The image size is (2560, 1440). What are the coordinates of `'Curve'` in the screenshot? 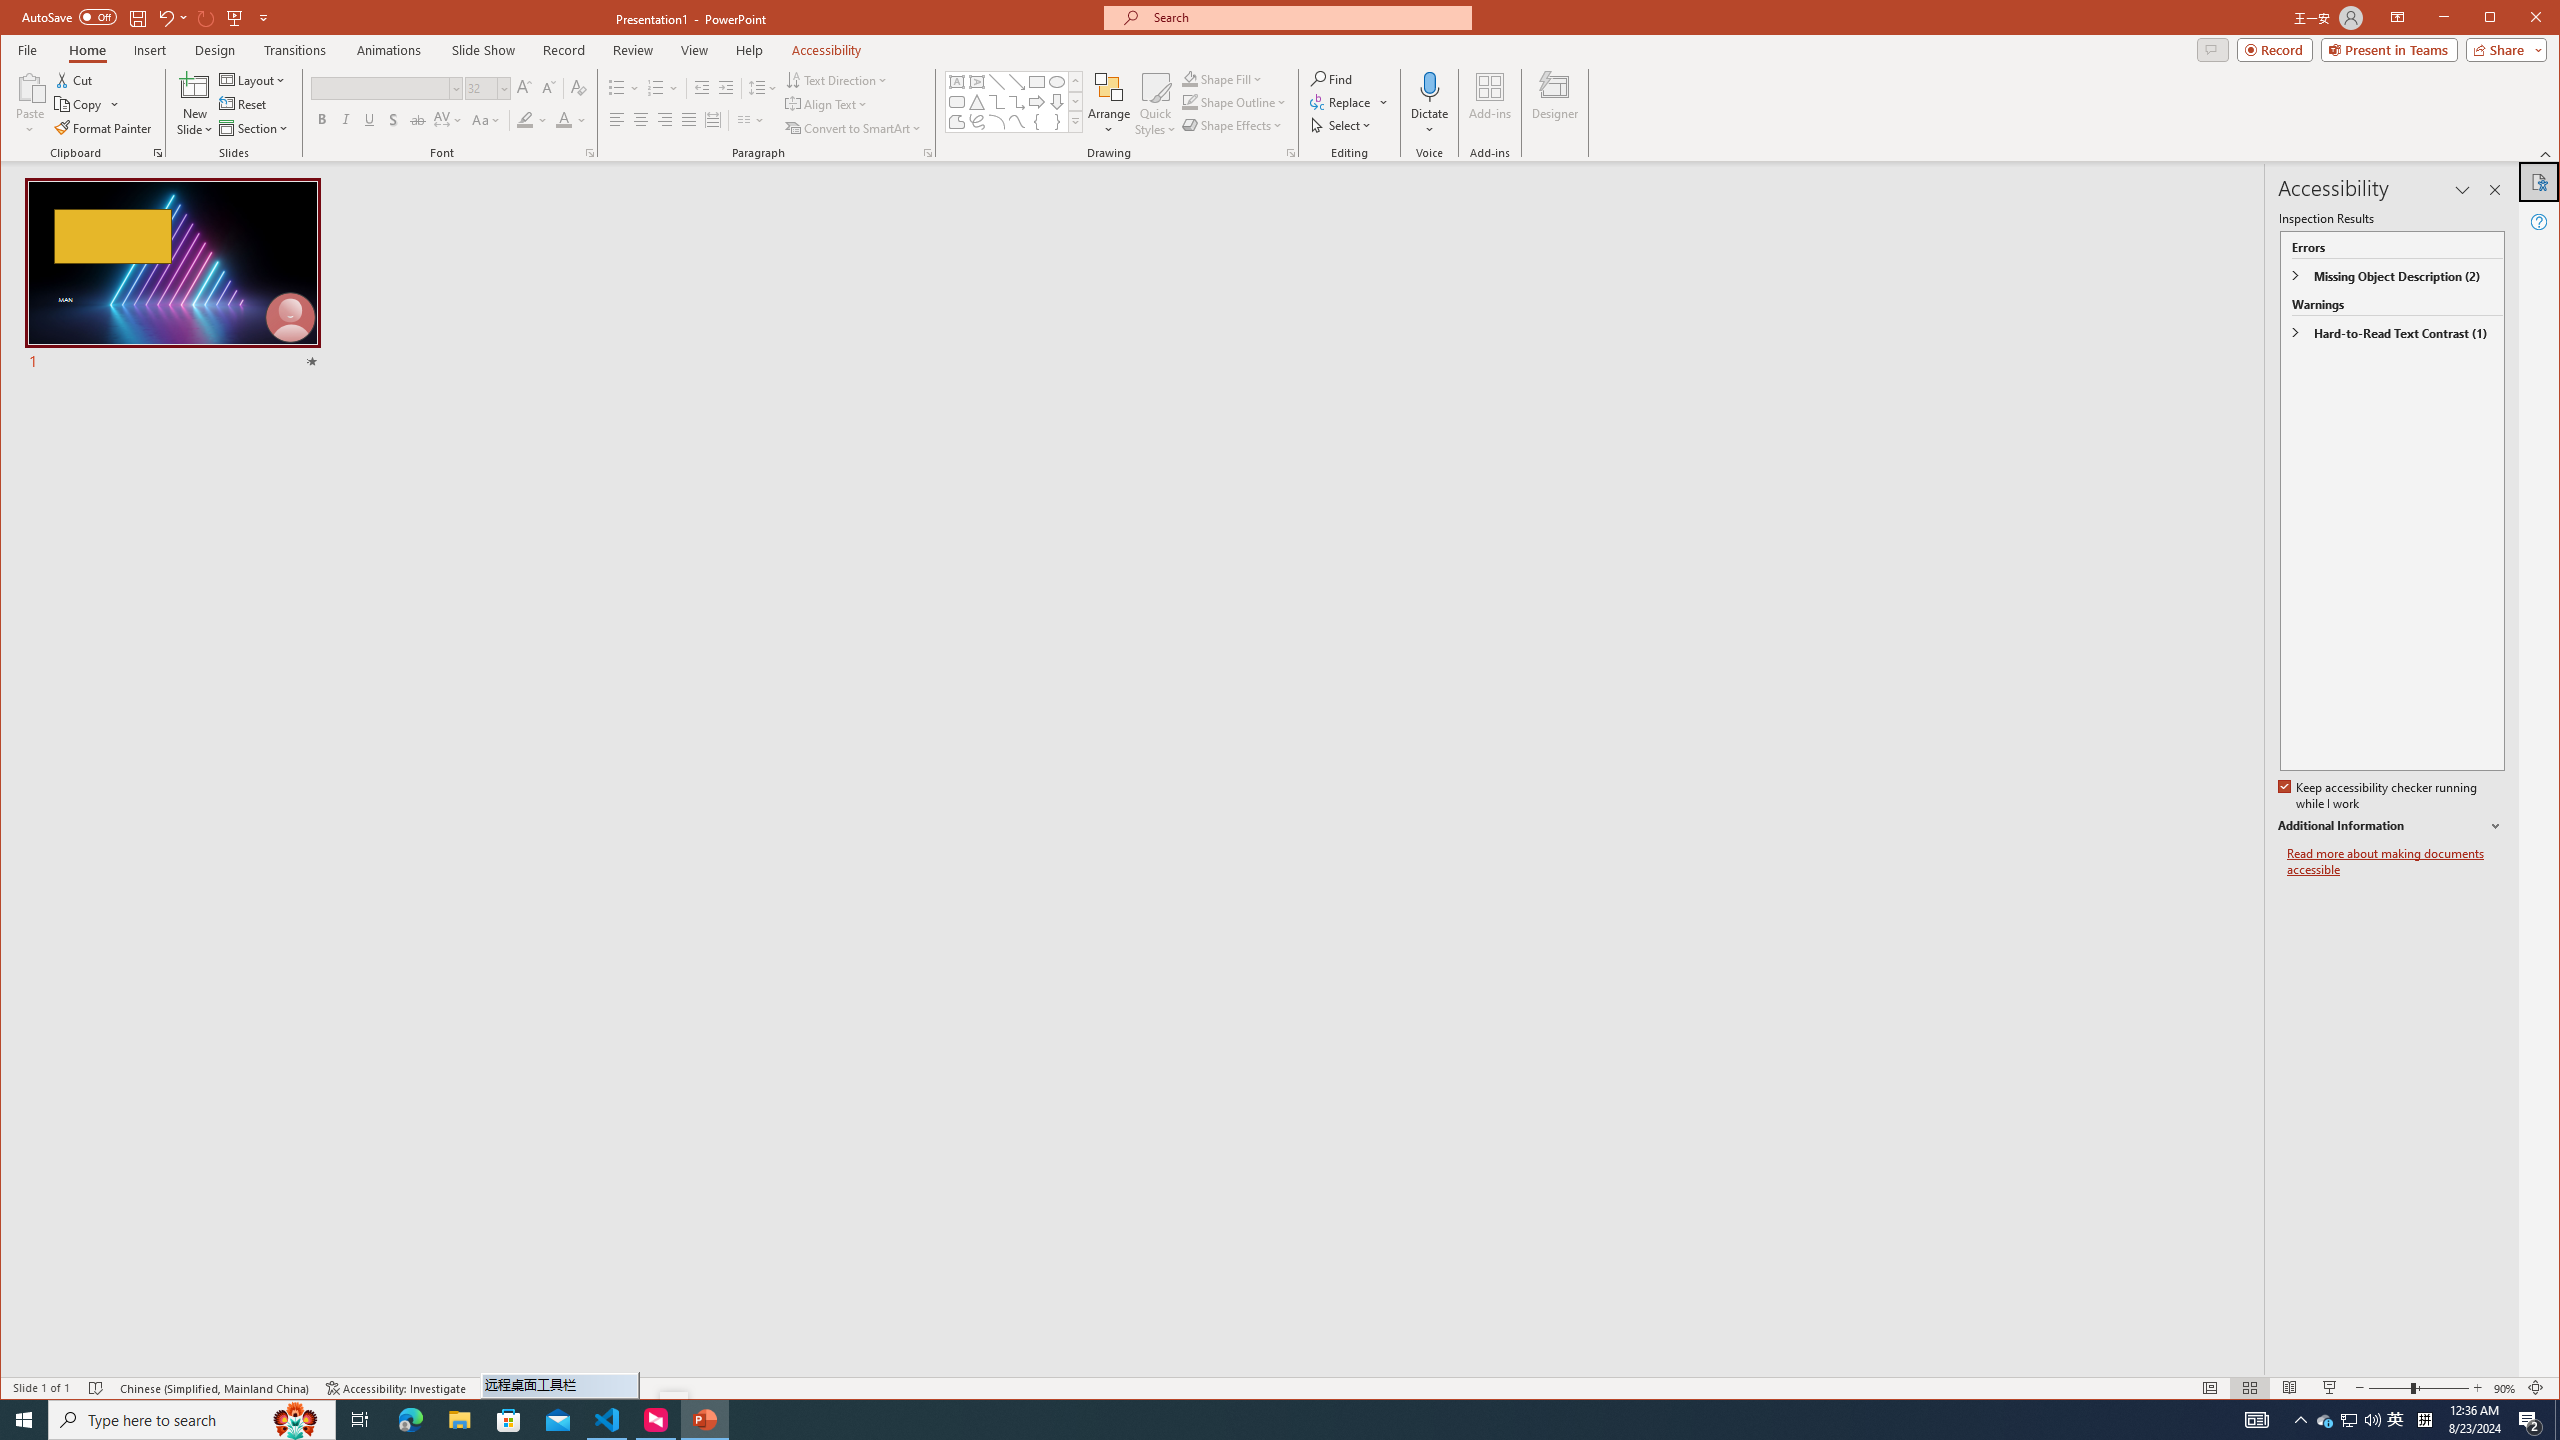 It's located at (1015, 122).